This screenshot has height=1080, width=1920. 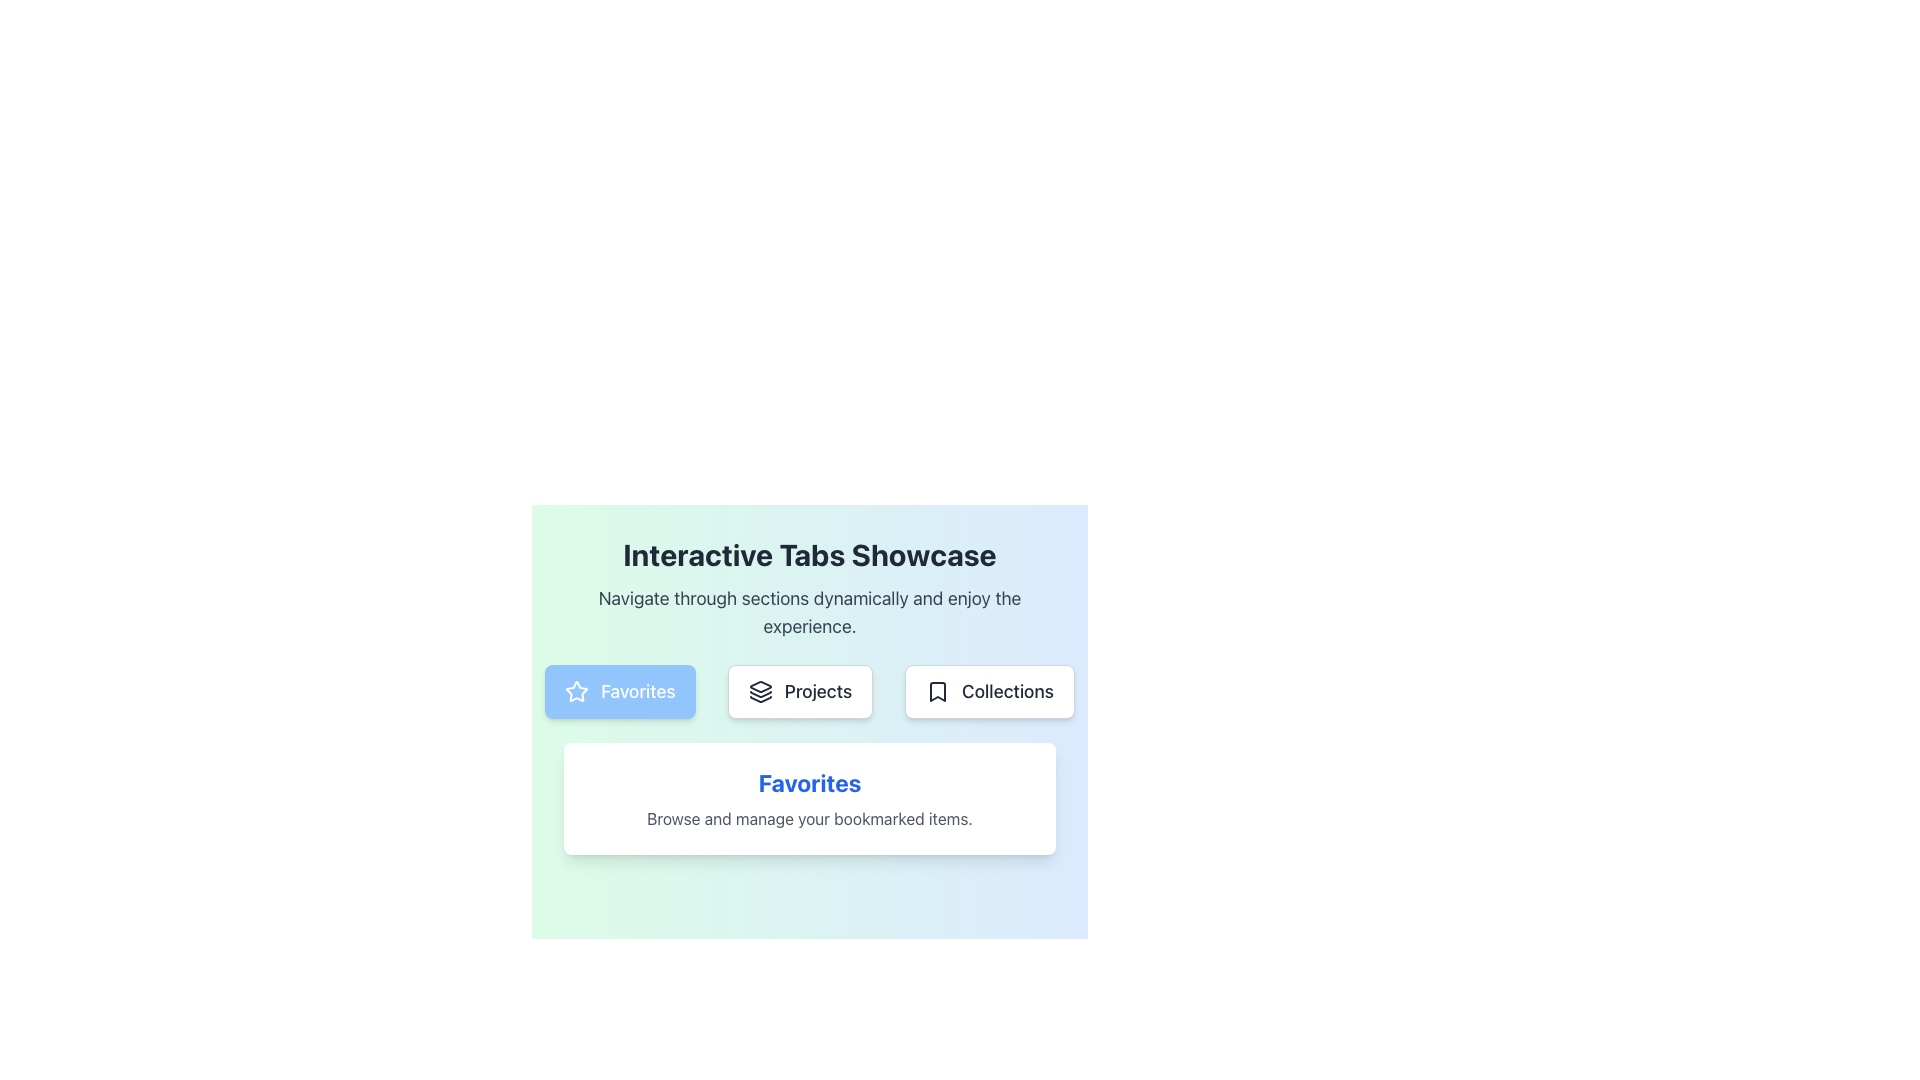 I want to click on the 'Favorites' button, so click(x=619, y=690).